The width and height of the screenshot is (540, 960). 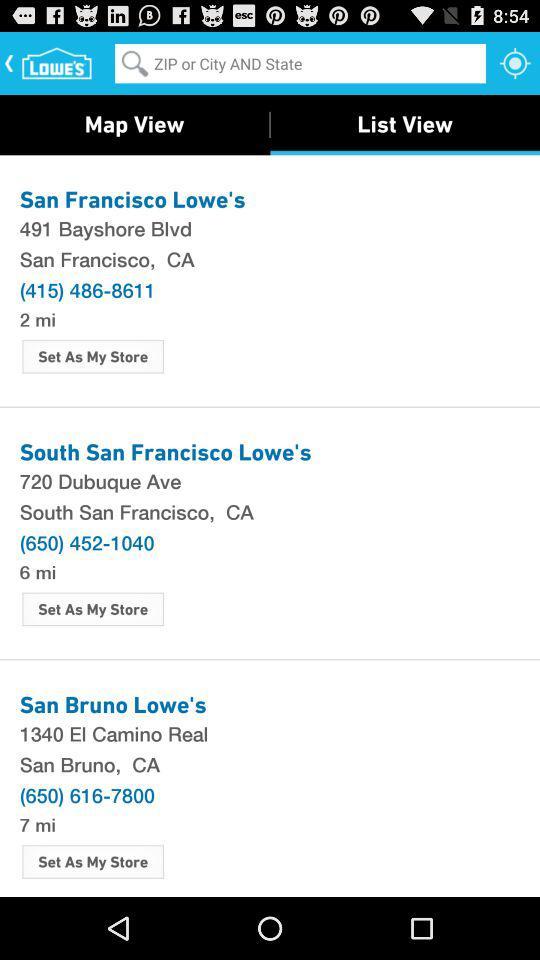 I want to click on the item above the south san francisco item, so click(x=270, y=480).